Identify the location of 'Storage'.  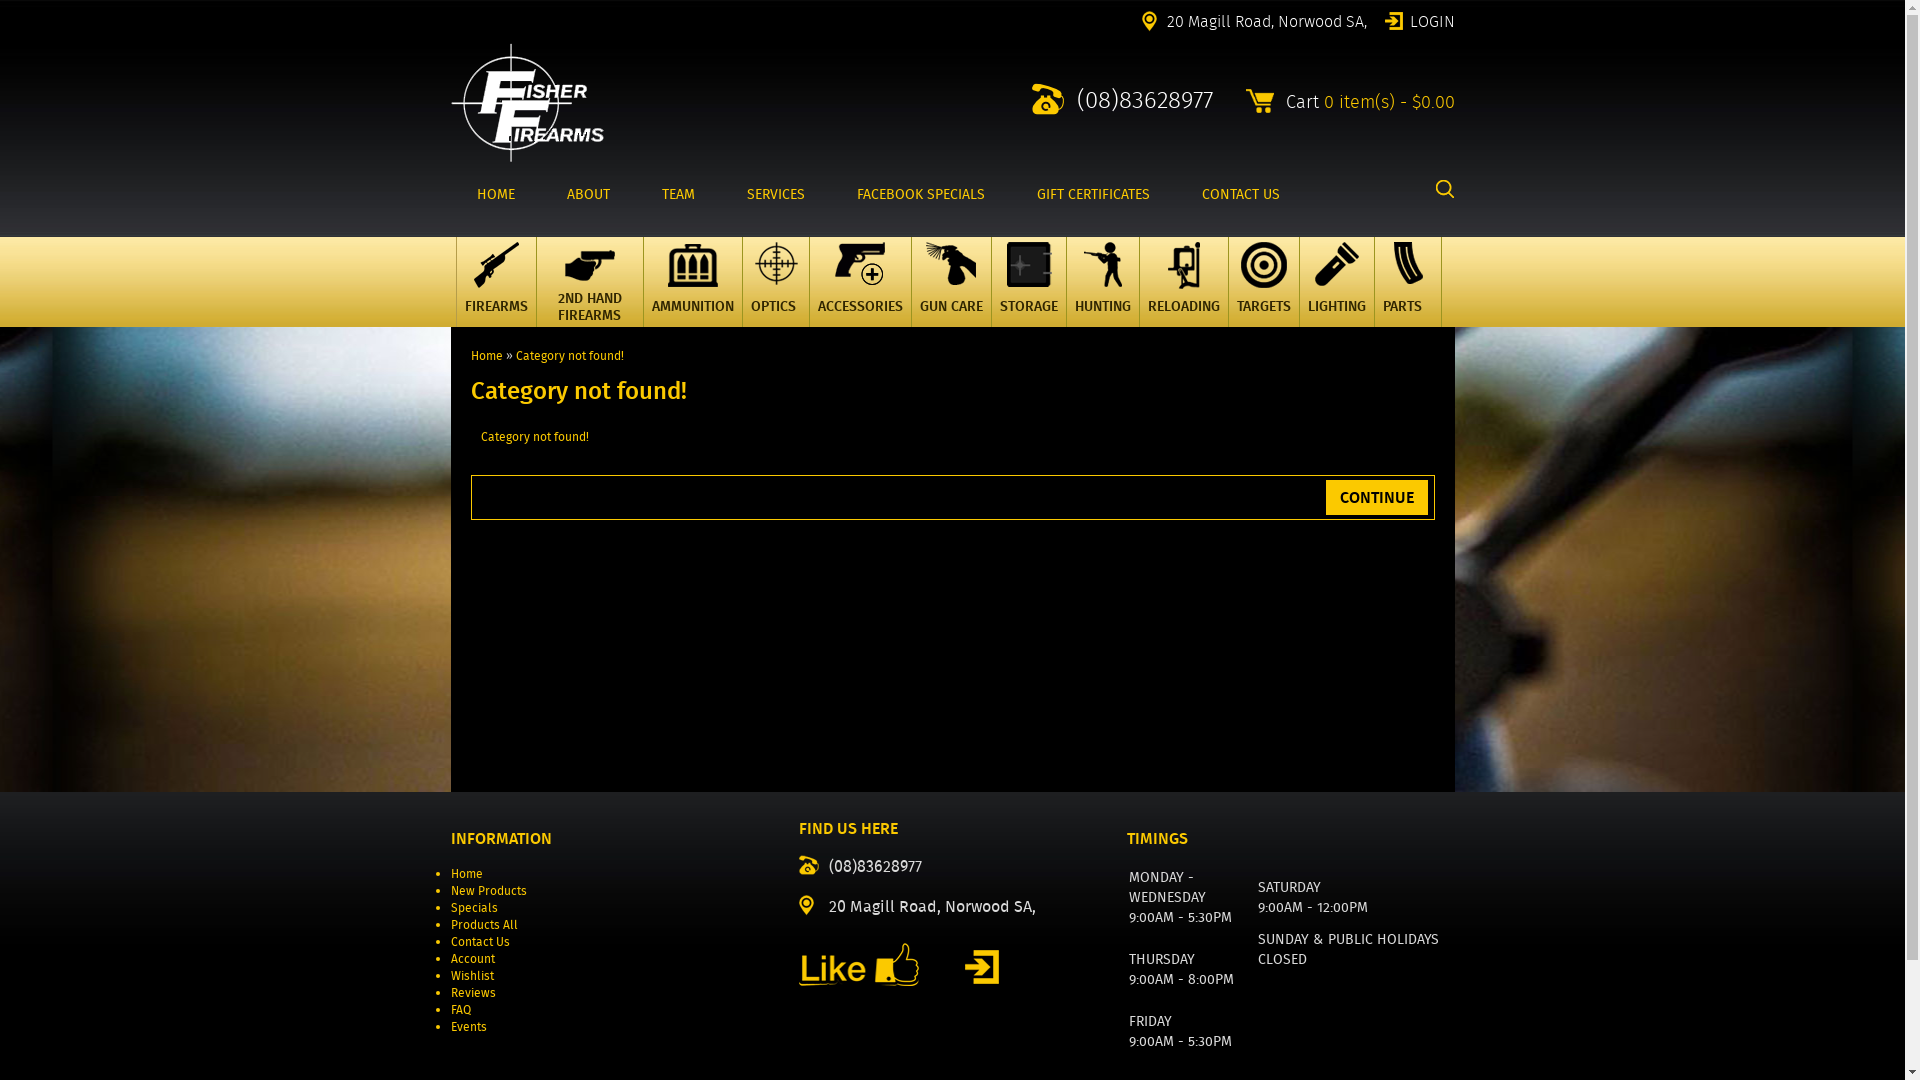
(1028, 294).